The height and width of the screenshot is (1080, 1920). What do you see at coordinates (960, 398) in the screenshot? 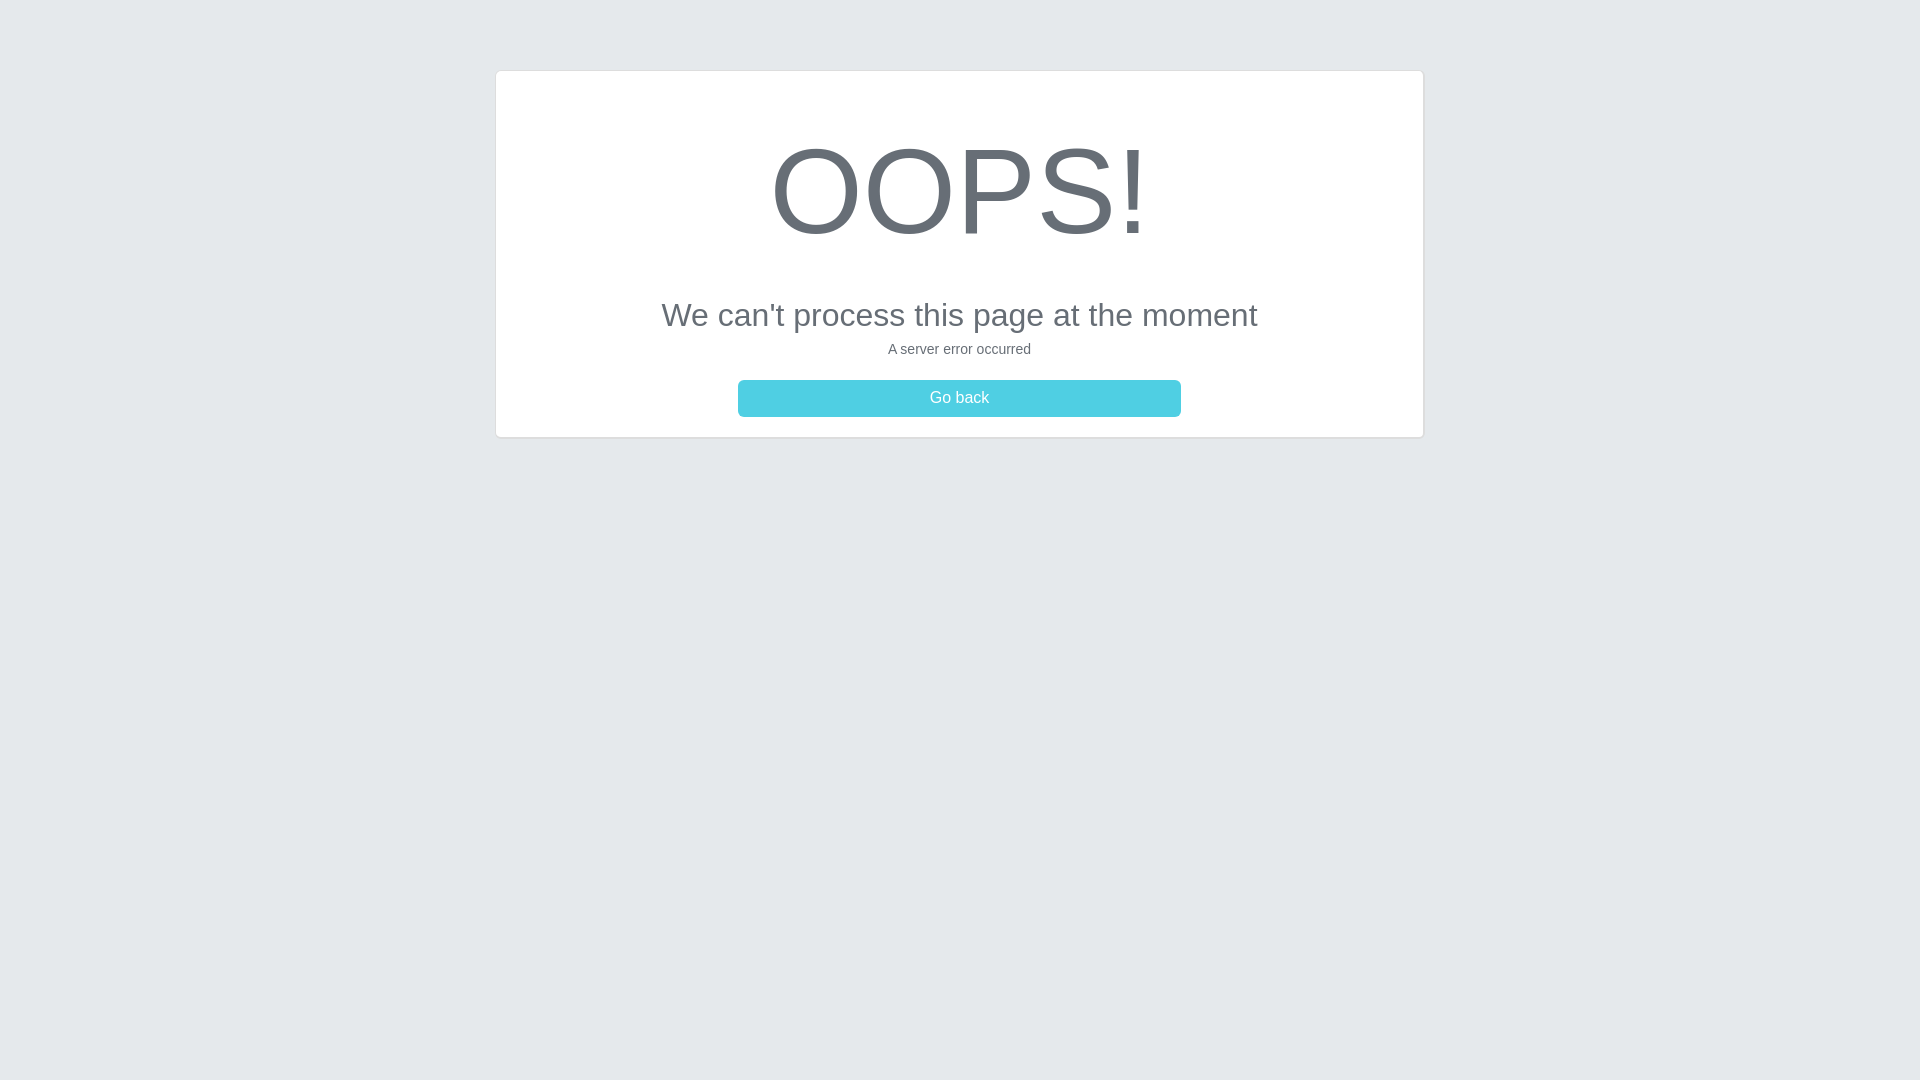
I see `'Go back'` at bounding box center [960, 398].